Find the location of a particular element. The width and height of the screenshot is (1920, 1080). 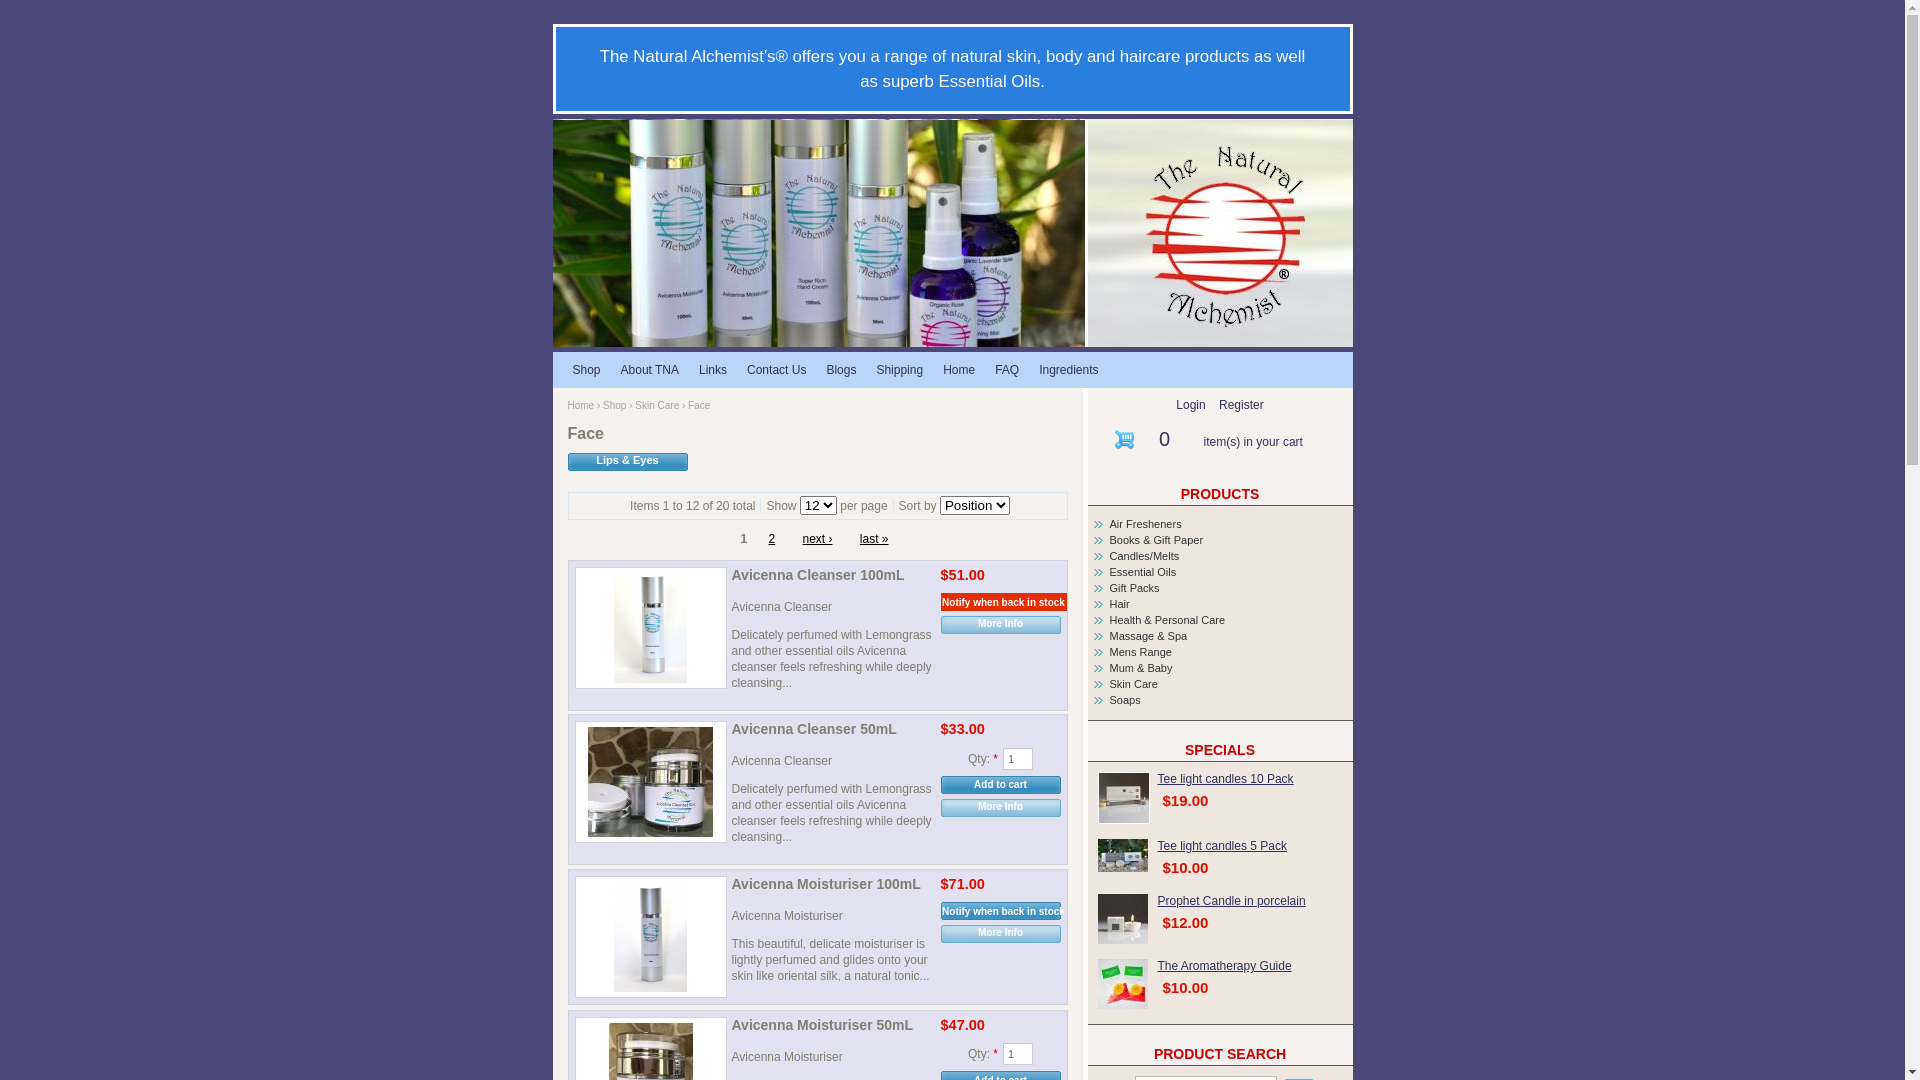

'Skin Care' is located at coordinates (633, 405).